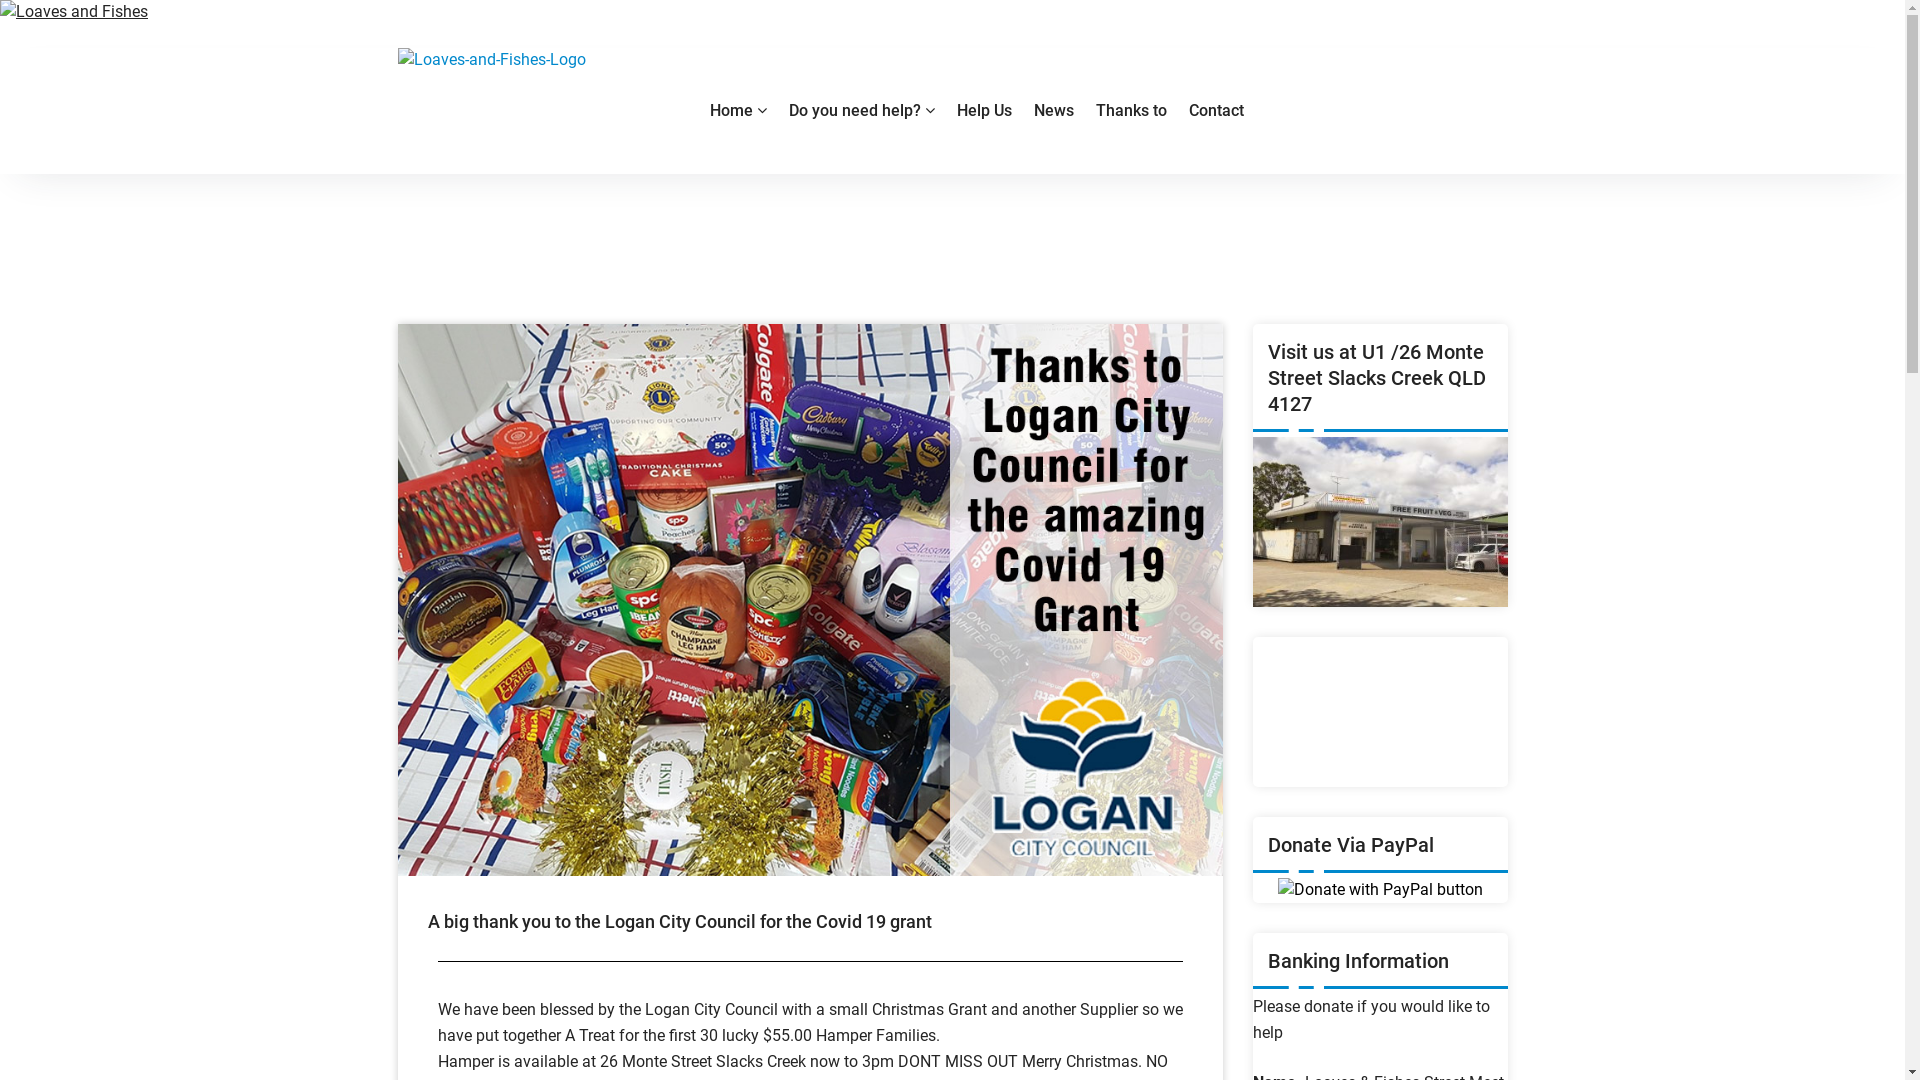  Describe the element at coordinates (1130, 111) in the screenshot. I see `'Thanks to'` at that location.